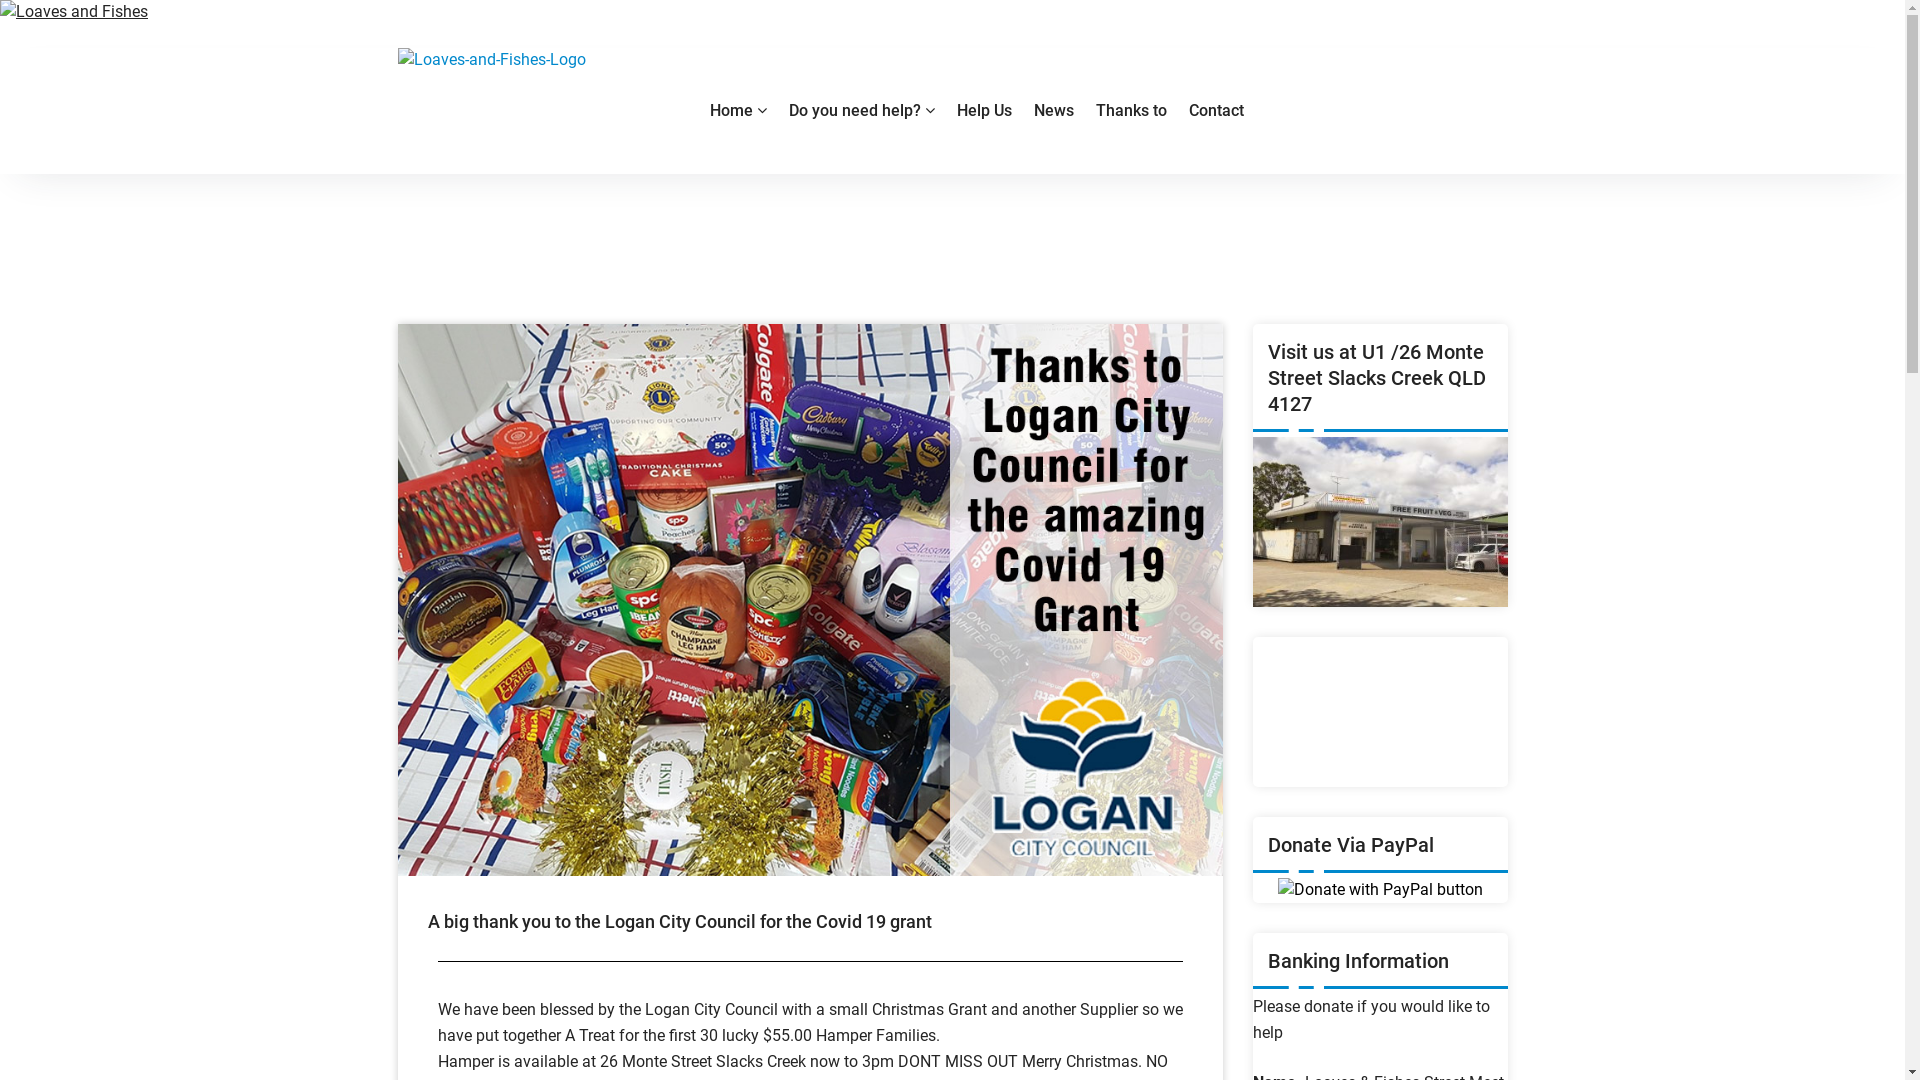  Describe the element at coordinates (1130, 111) in the screenshot. I see `'Thanks to'` at that location.